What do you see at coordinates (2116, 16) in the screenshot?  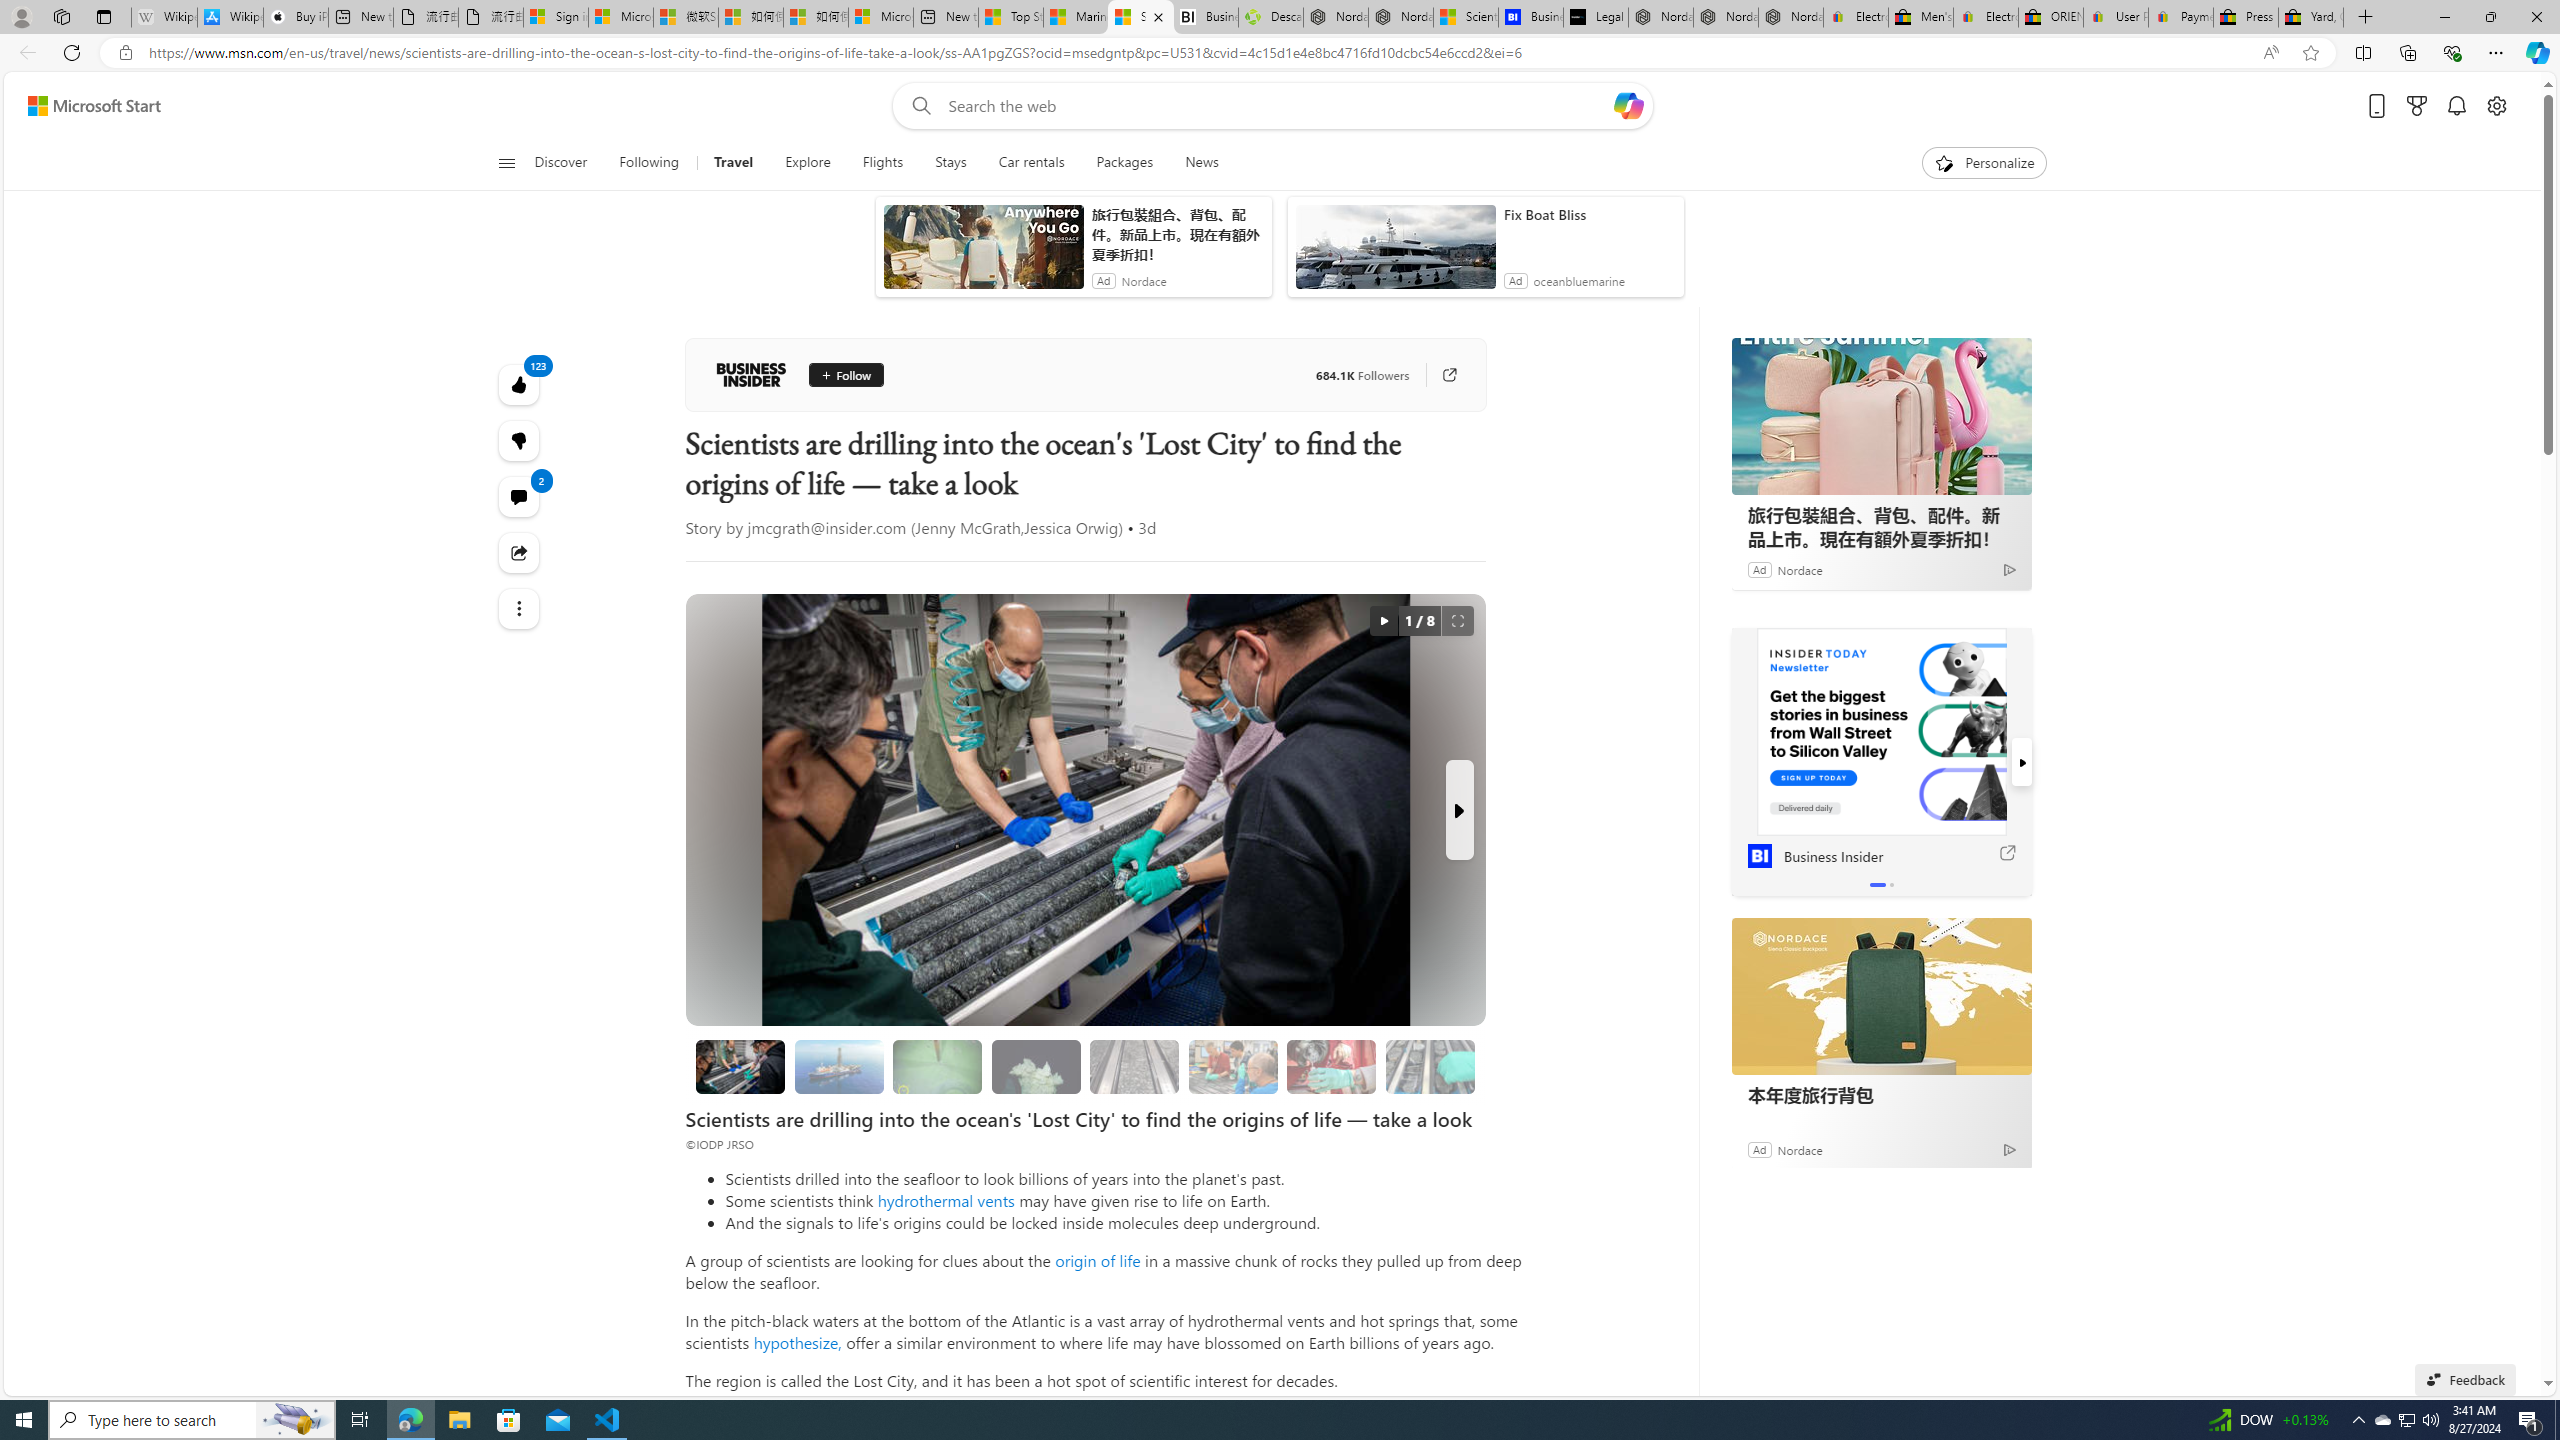 I see `'User Privacy Notice | eBay'` at bounding box center [2116, 16].